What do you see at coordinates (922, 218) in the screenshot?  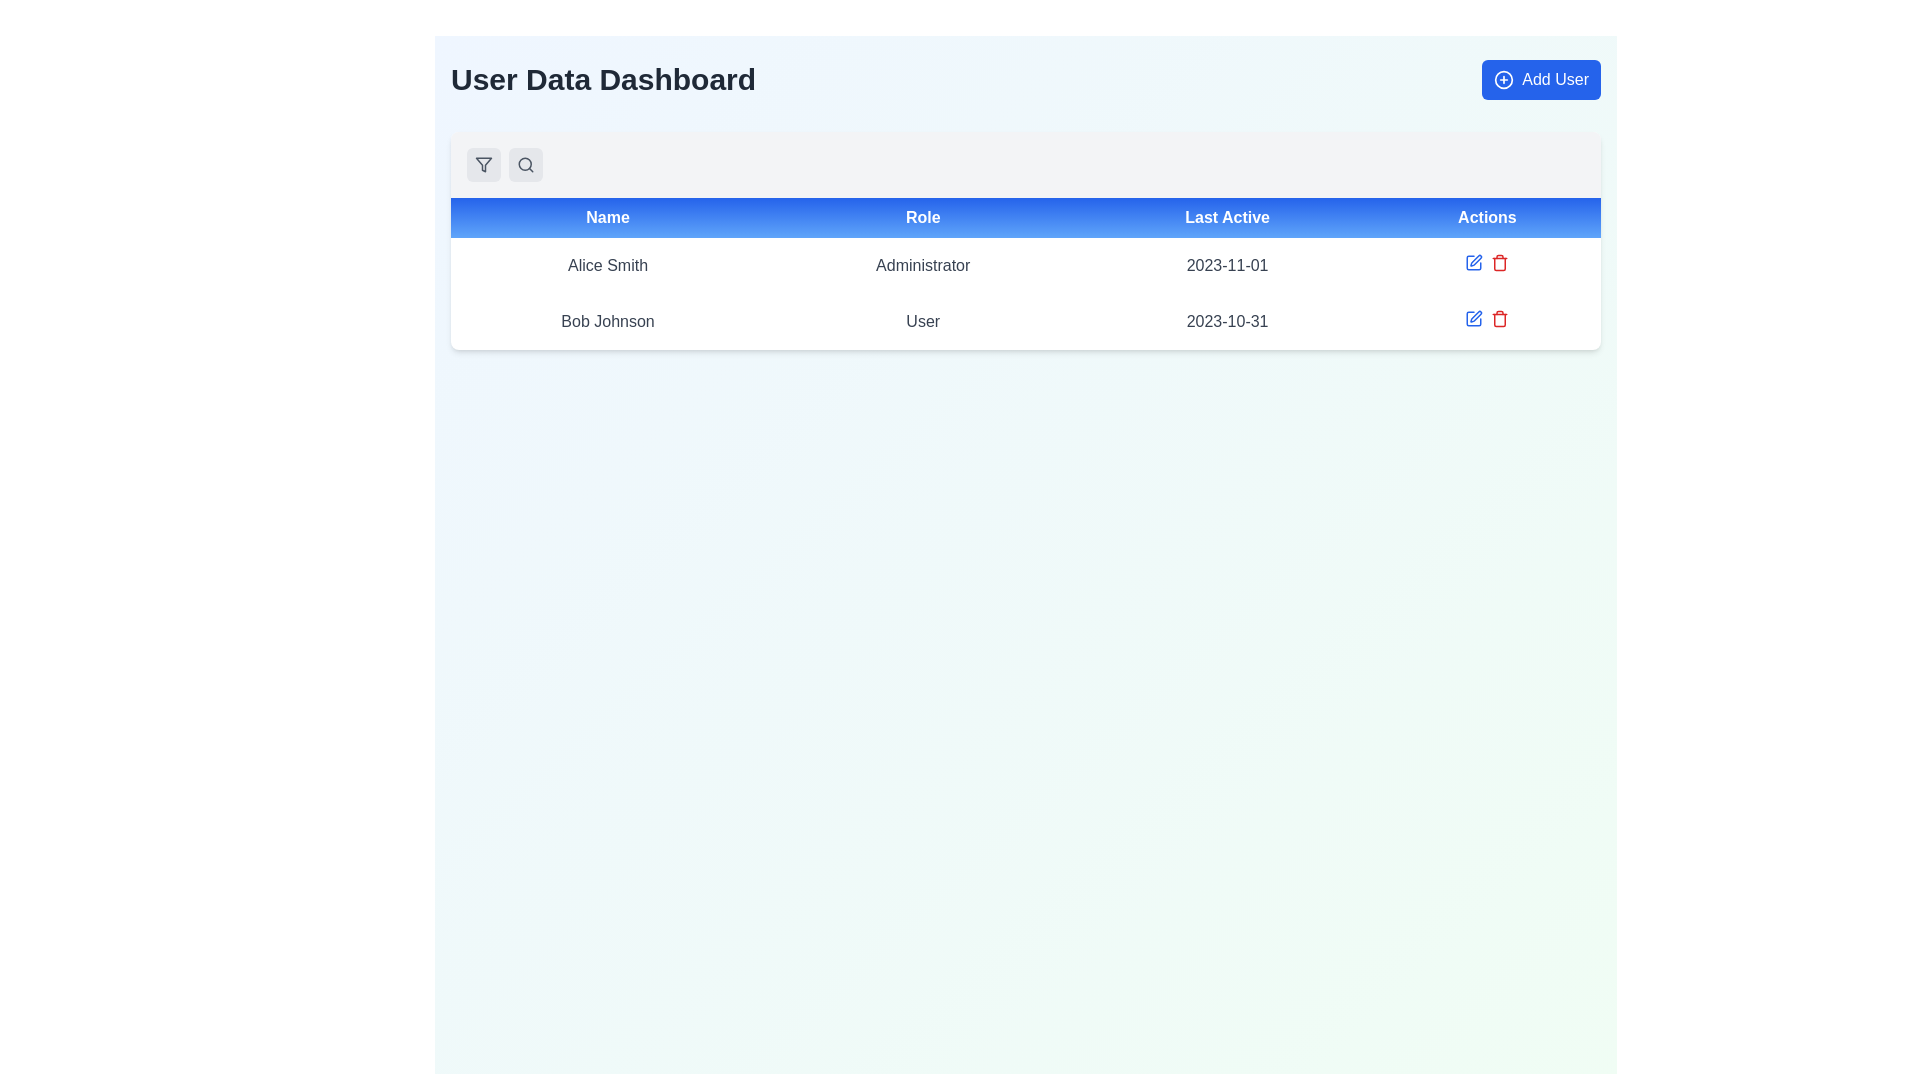 I see `the Table header element labeled 'Role', which is a blue button-like component located between the 'Name' and 'Last Active' headers` at bounding box center [922, 218].